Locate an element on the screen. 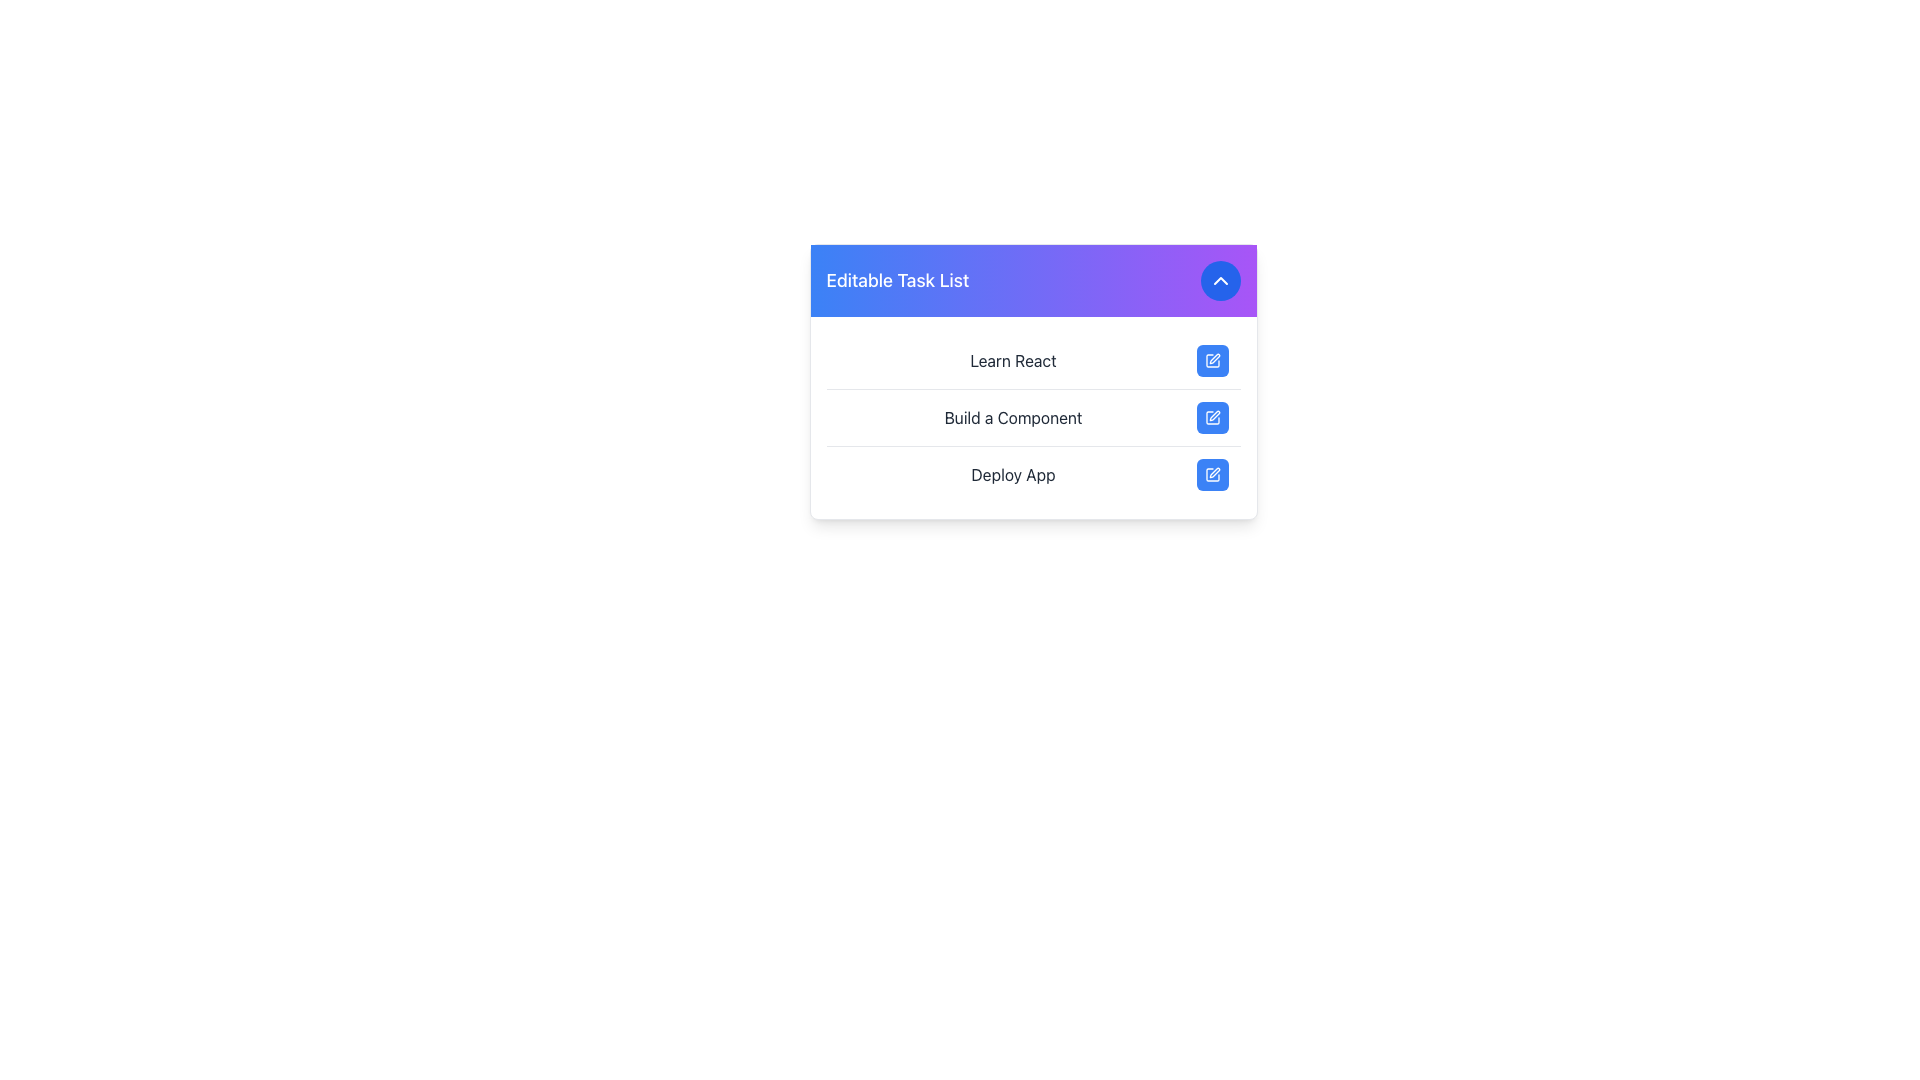 The image size is (1920, 1080). the icon button located on the far right of the 'Learn React' task row to initiate editing the corresponding task is located at coordinates (1211, 361).